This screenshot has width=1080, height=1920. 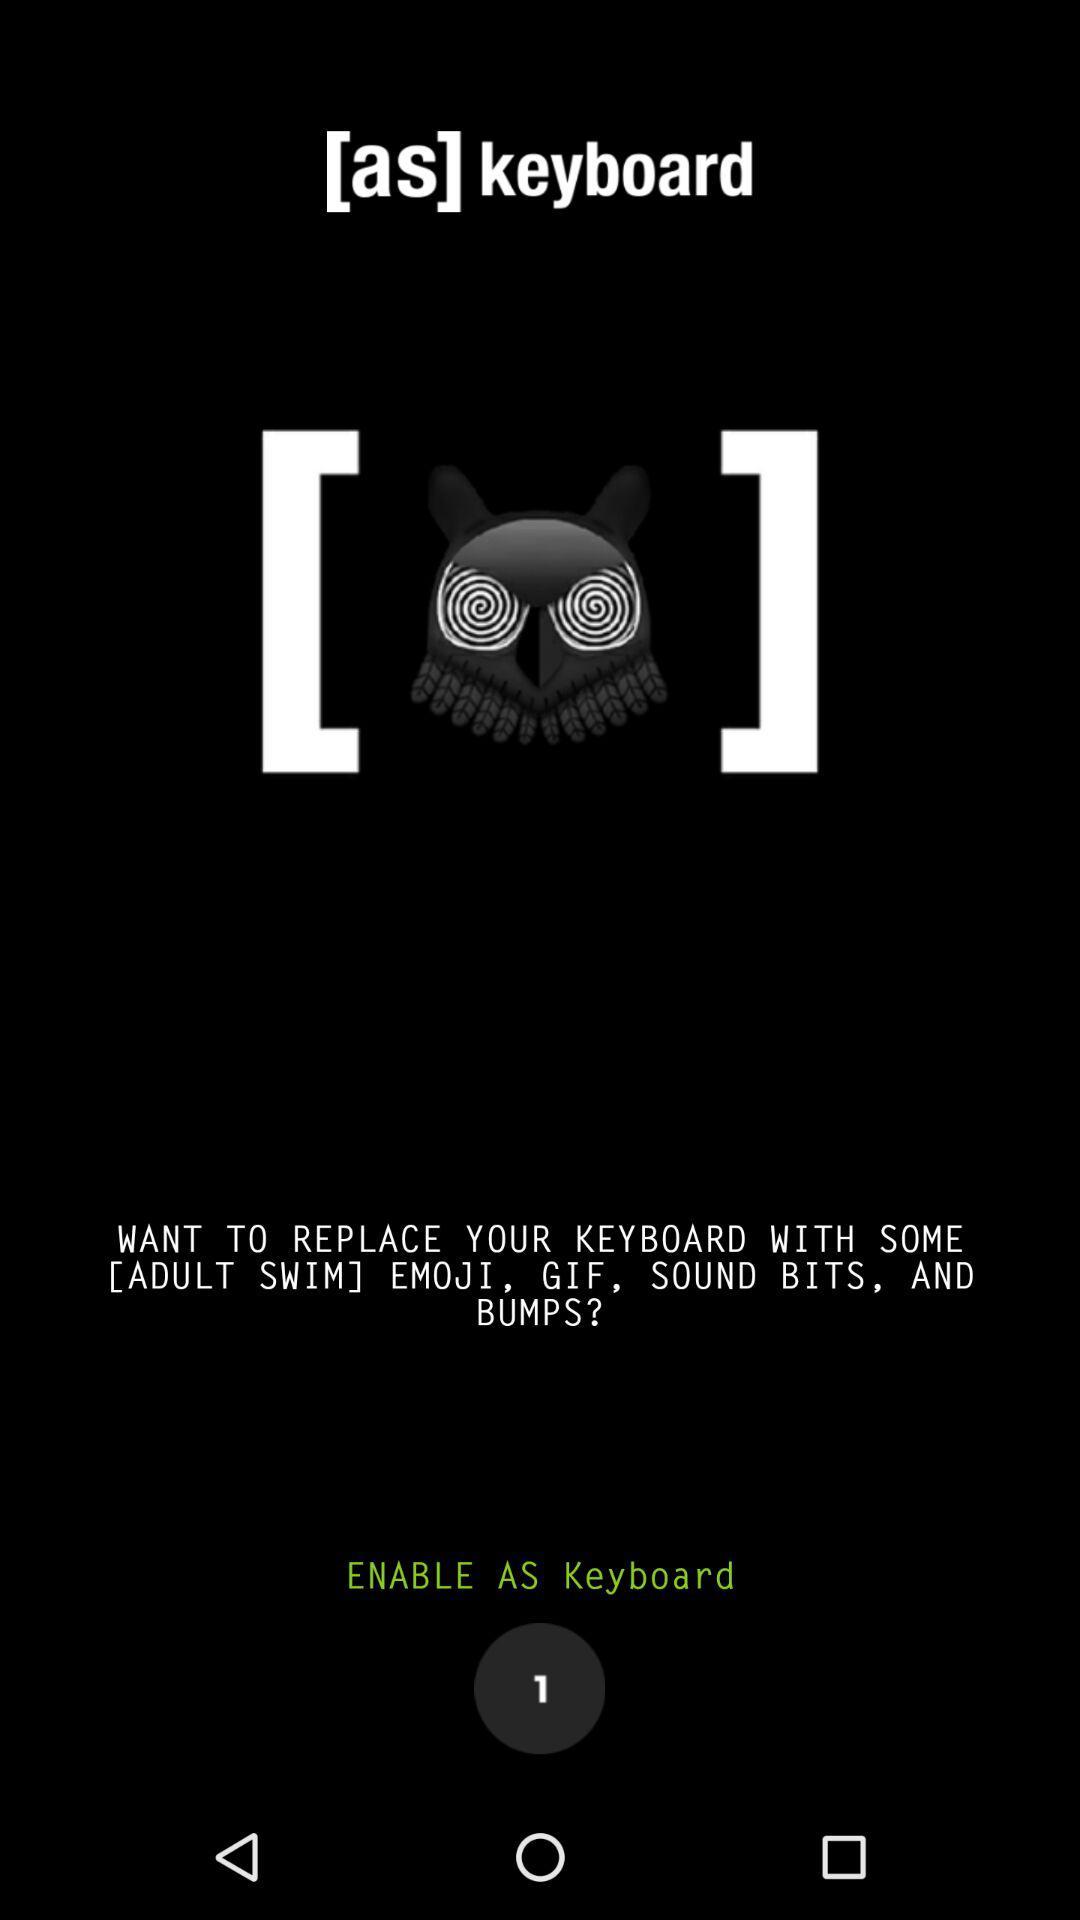 I want to click on item below the want to replace icon, so click(x=540, y=1575).